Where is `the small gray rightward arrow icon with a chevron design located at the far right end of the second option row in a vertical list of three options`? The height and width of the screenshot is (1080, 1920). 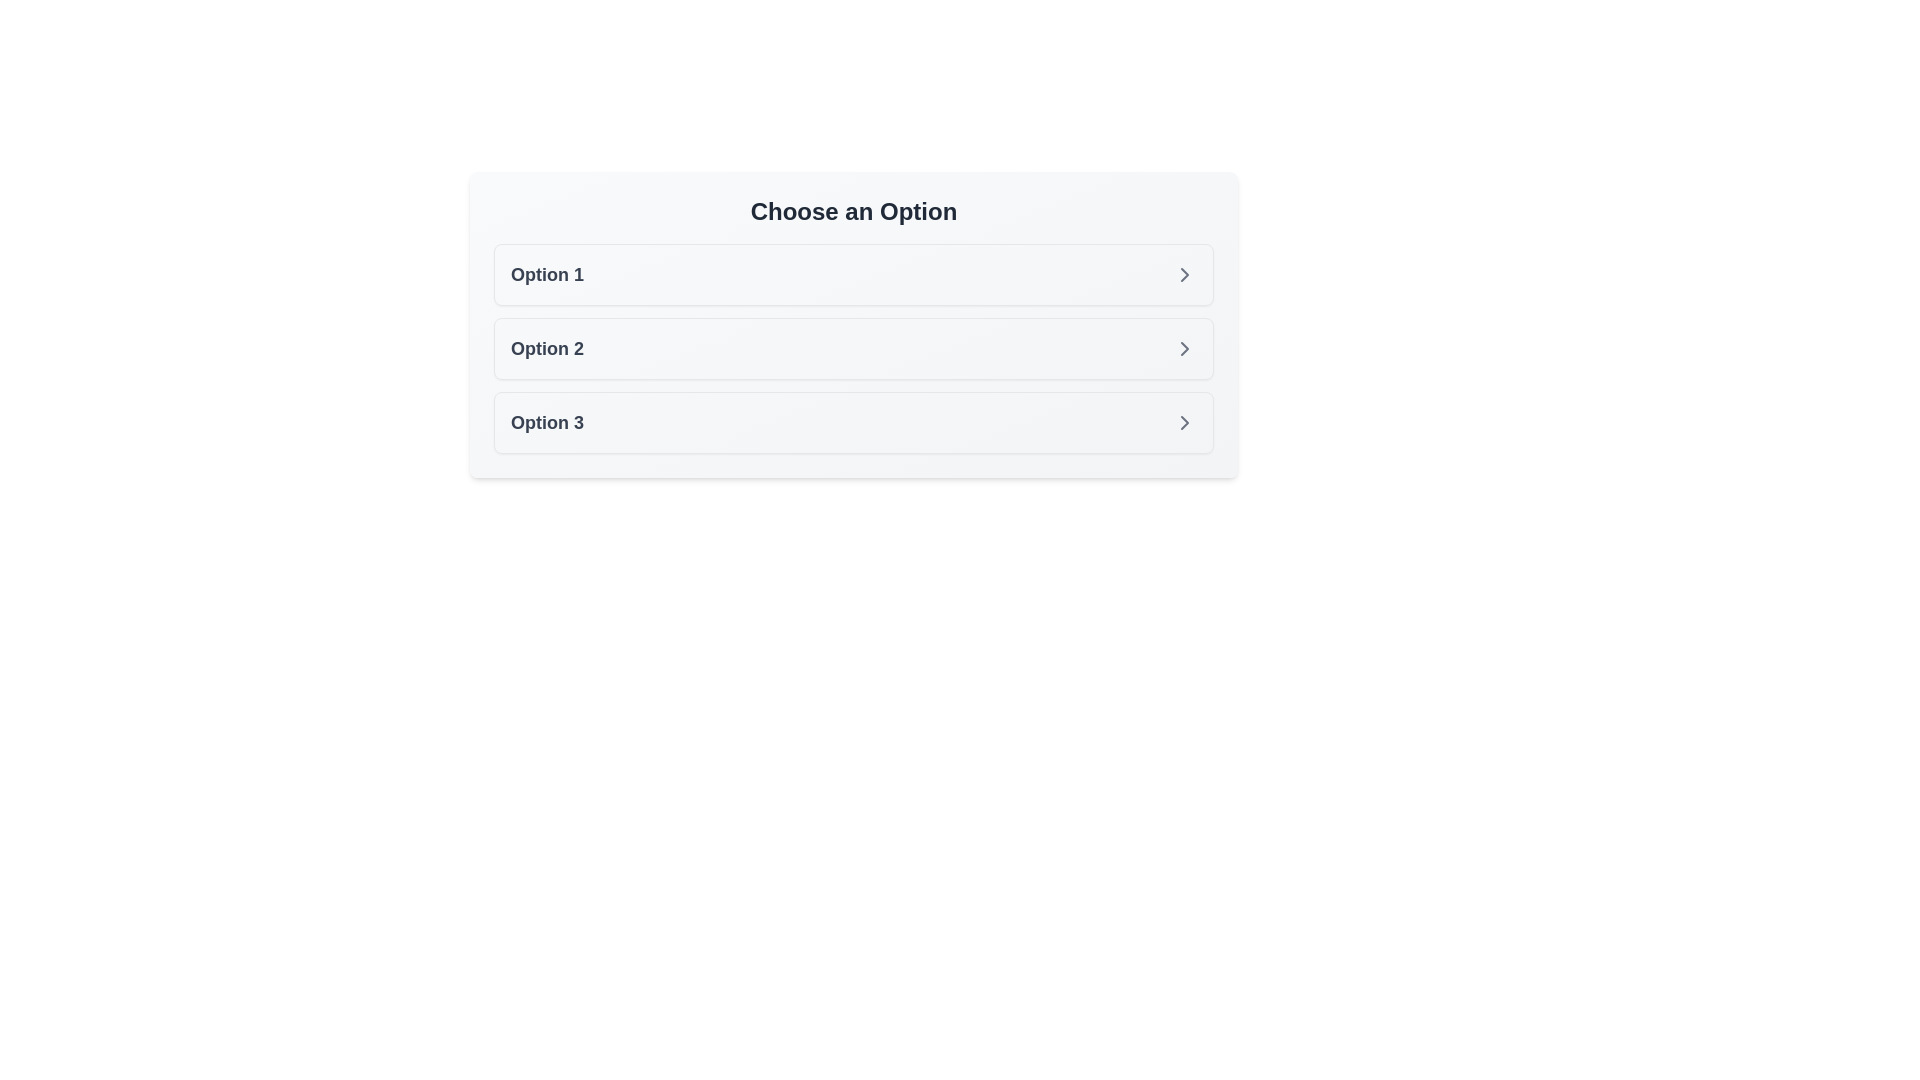 the small gray rightward arrow icon with a chevron design located at the far right end of the second option row in a vertical list of three options is located at coordinates (1185, 347).